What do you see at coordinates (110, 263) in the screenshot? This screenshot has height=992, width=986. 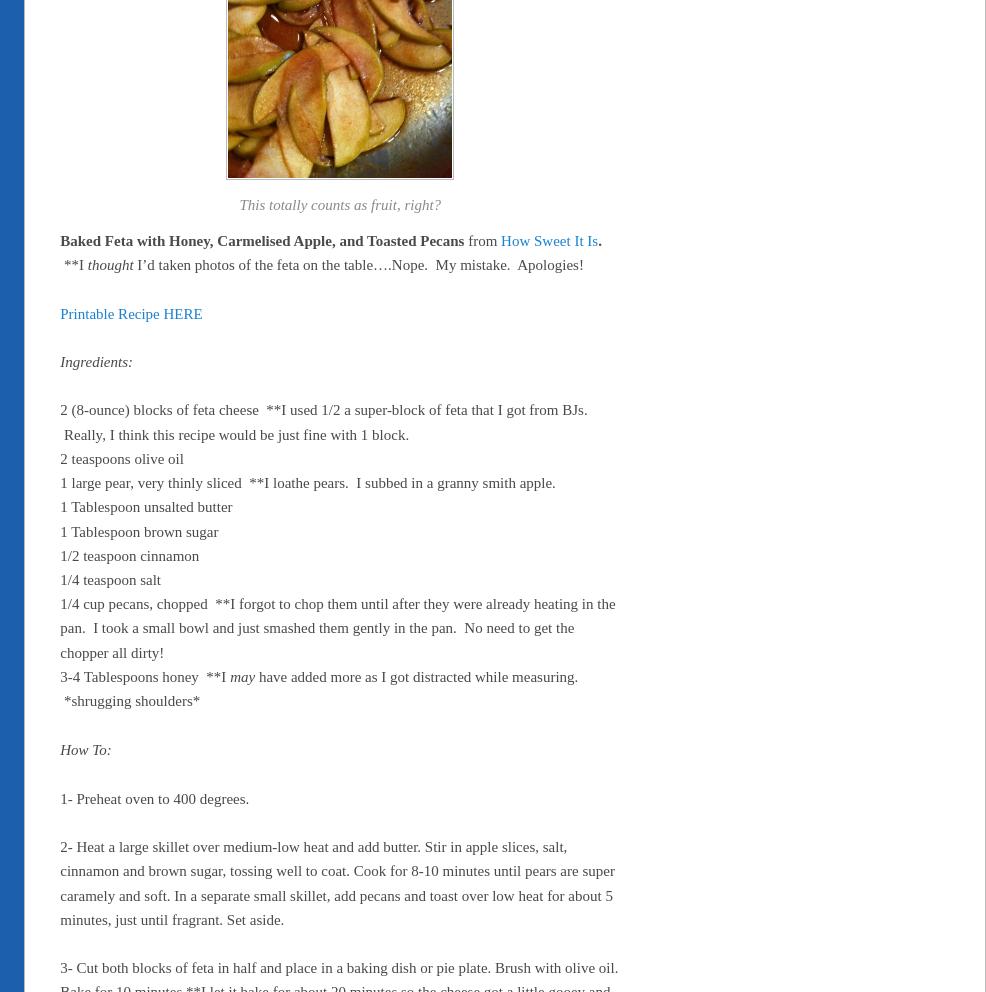 I see `'thought'` at bounding box center [110, 263].